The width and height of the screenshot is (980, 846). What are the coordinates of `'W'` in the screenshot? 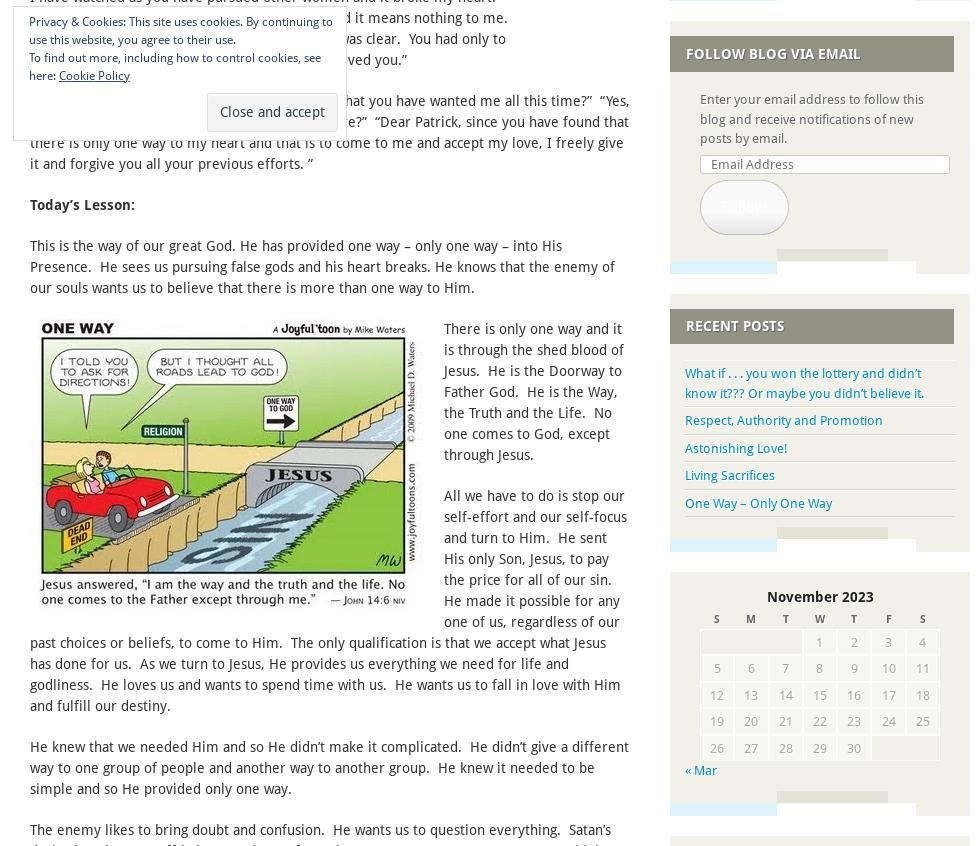 It's located at (818, 618).